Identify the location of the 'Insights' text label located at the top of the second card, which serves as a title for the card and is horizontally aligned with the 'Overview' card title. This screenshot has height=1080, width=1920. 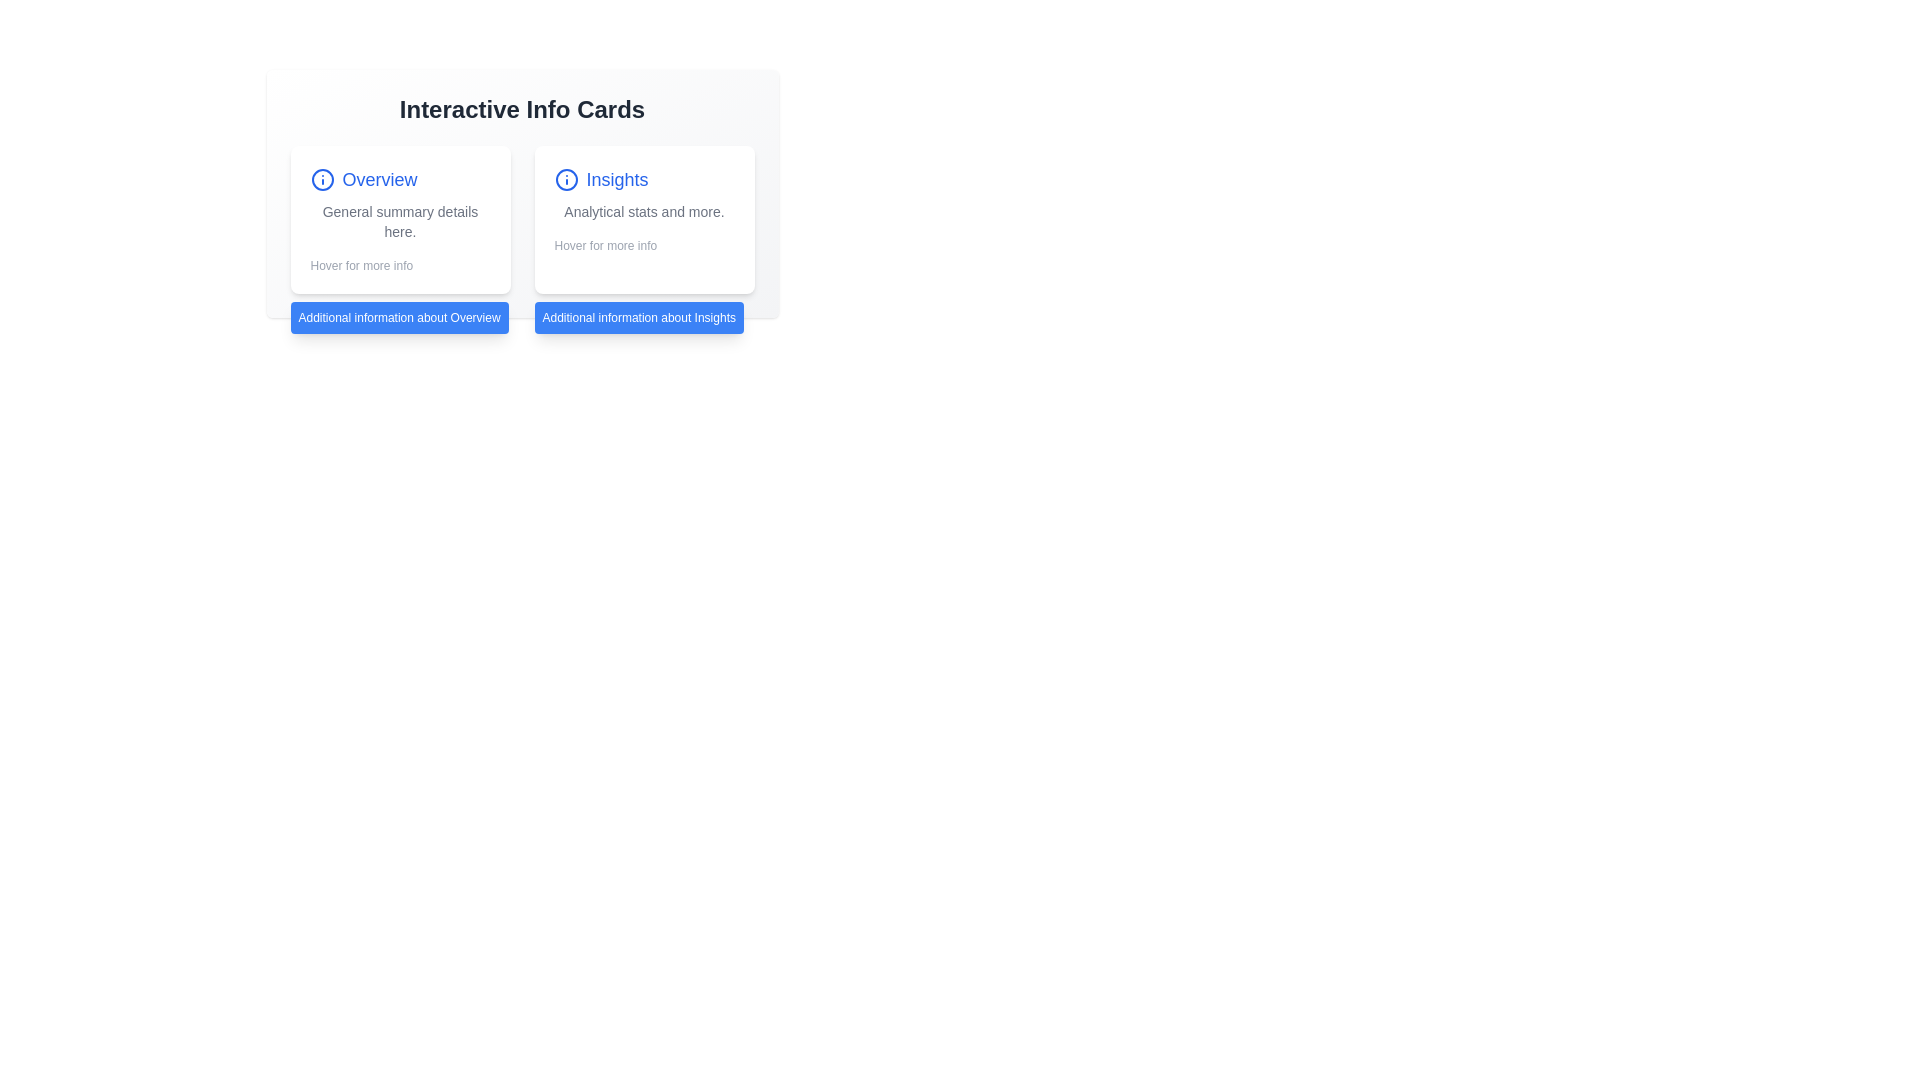
(644, 180).